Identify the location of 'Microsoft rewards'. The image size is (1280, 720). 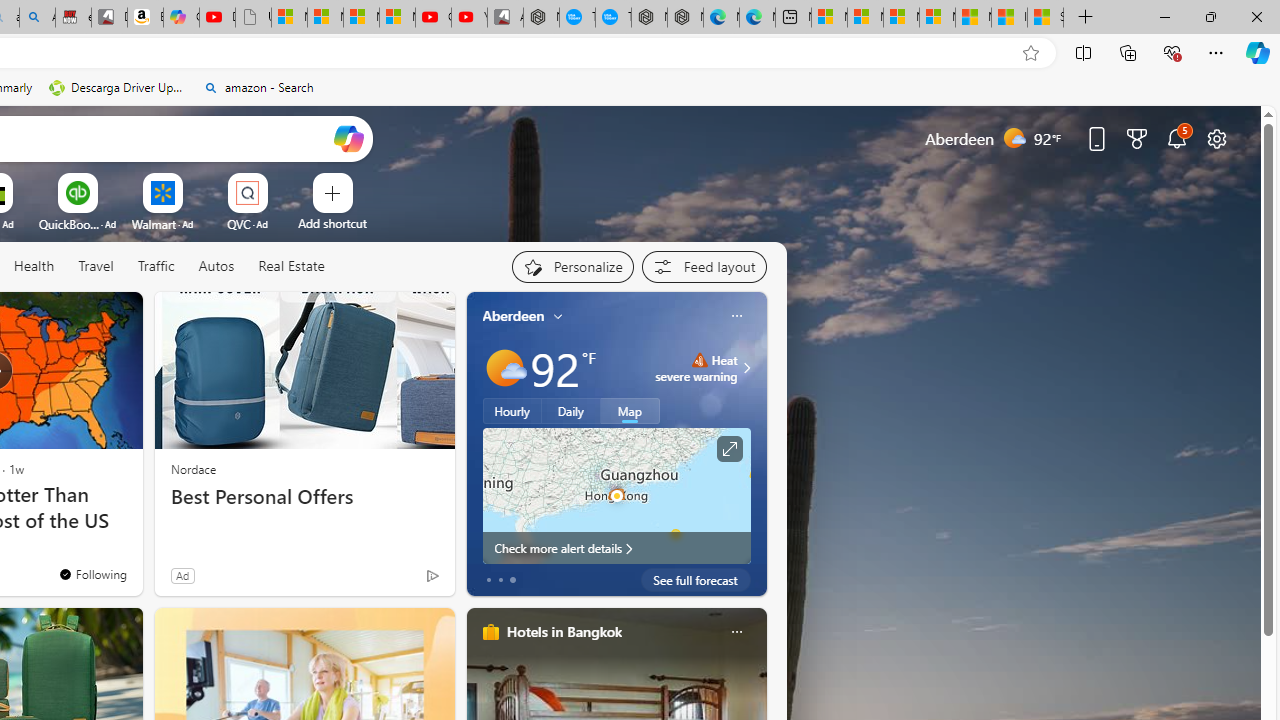
(1137, 137).